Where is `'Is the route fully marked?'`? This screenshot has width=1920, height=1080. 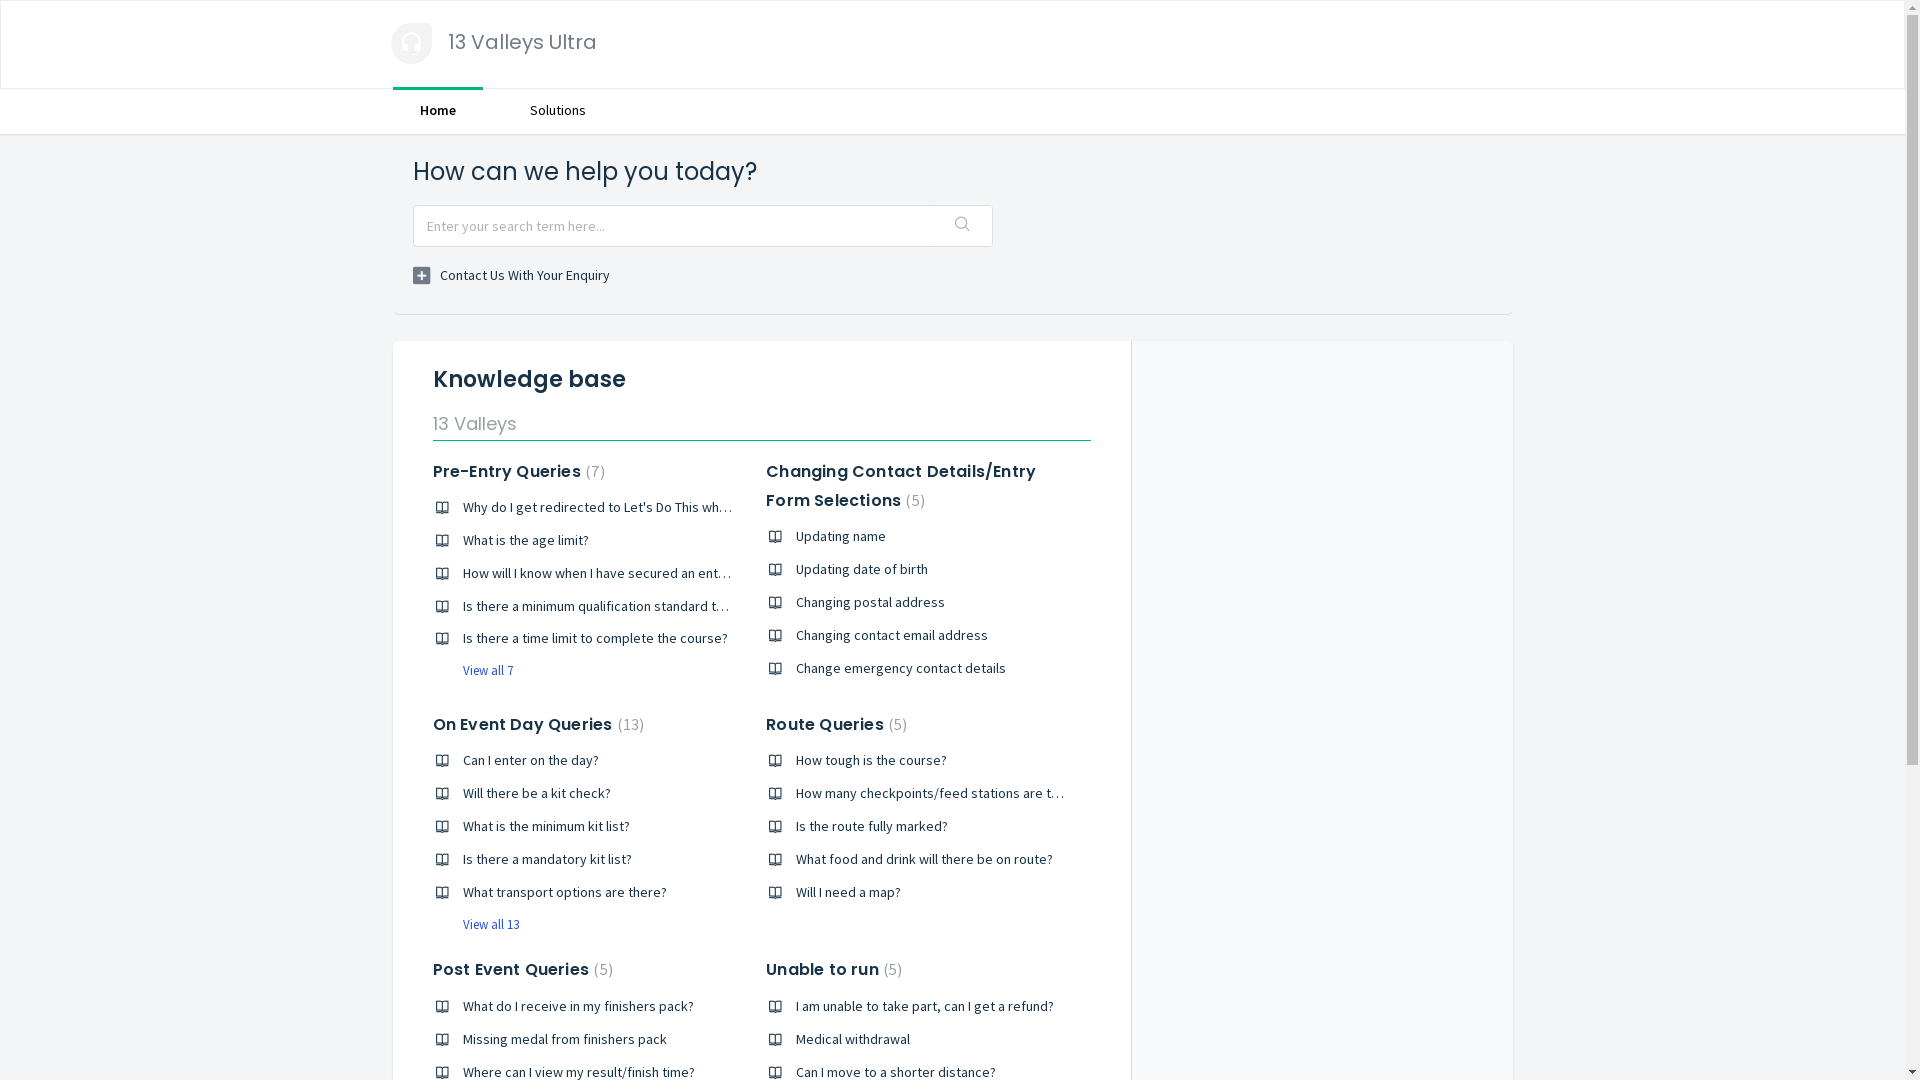
'Is the route fully marked?' is located at coordinates (872, 825).